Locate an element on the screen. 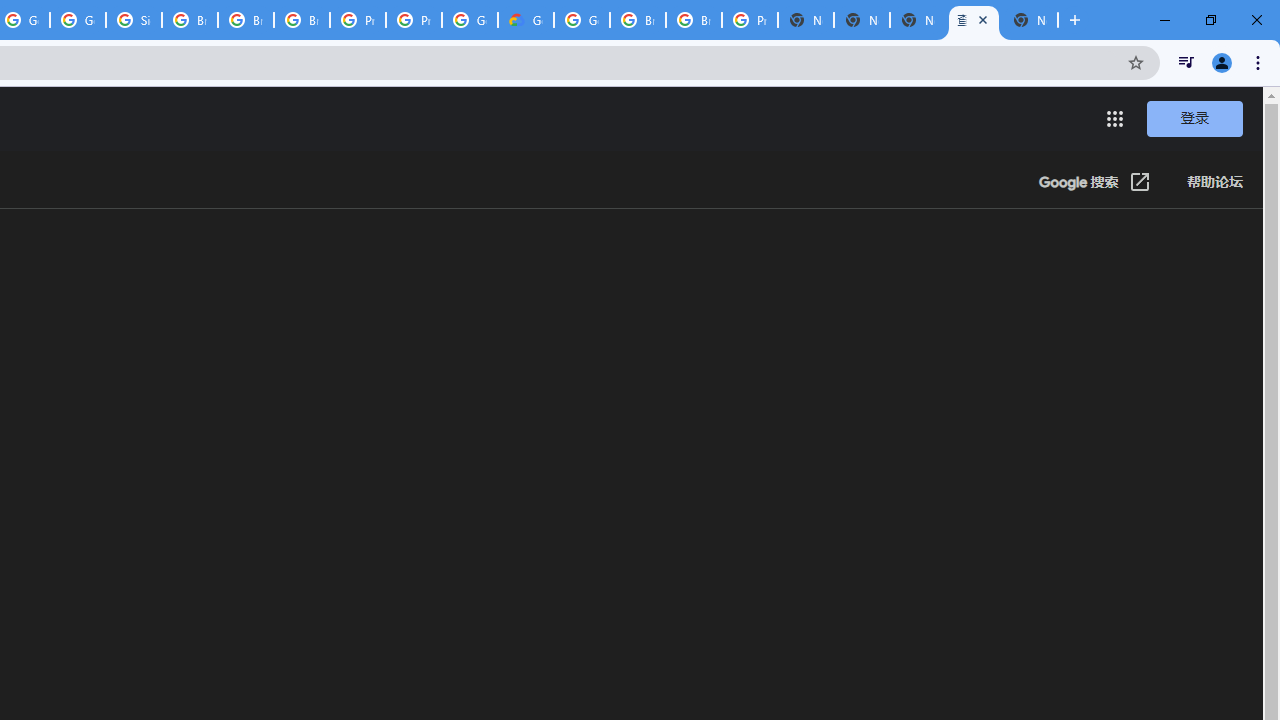 This screenshot has height=720, width=1280. 'Restore' is located at coordinates (1209, 20).